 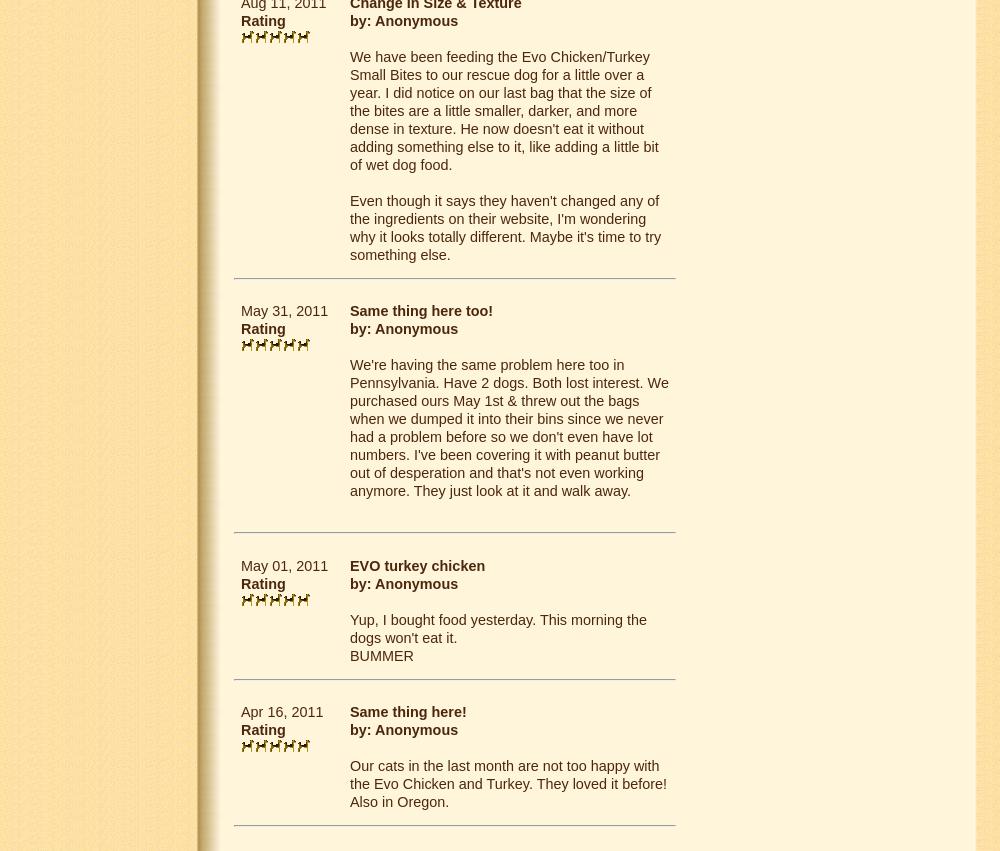 I want to click on 'Also in Oregon.', so click(x=399, y=799).